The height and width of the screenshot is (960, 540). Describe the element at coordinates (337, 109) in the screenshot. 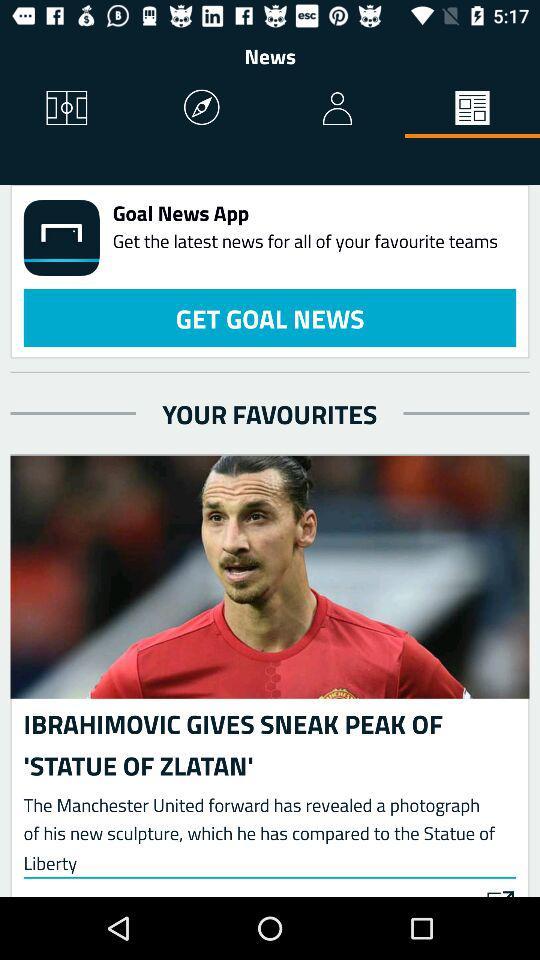

I see `icon above the goal news app icon` at that location.